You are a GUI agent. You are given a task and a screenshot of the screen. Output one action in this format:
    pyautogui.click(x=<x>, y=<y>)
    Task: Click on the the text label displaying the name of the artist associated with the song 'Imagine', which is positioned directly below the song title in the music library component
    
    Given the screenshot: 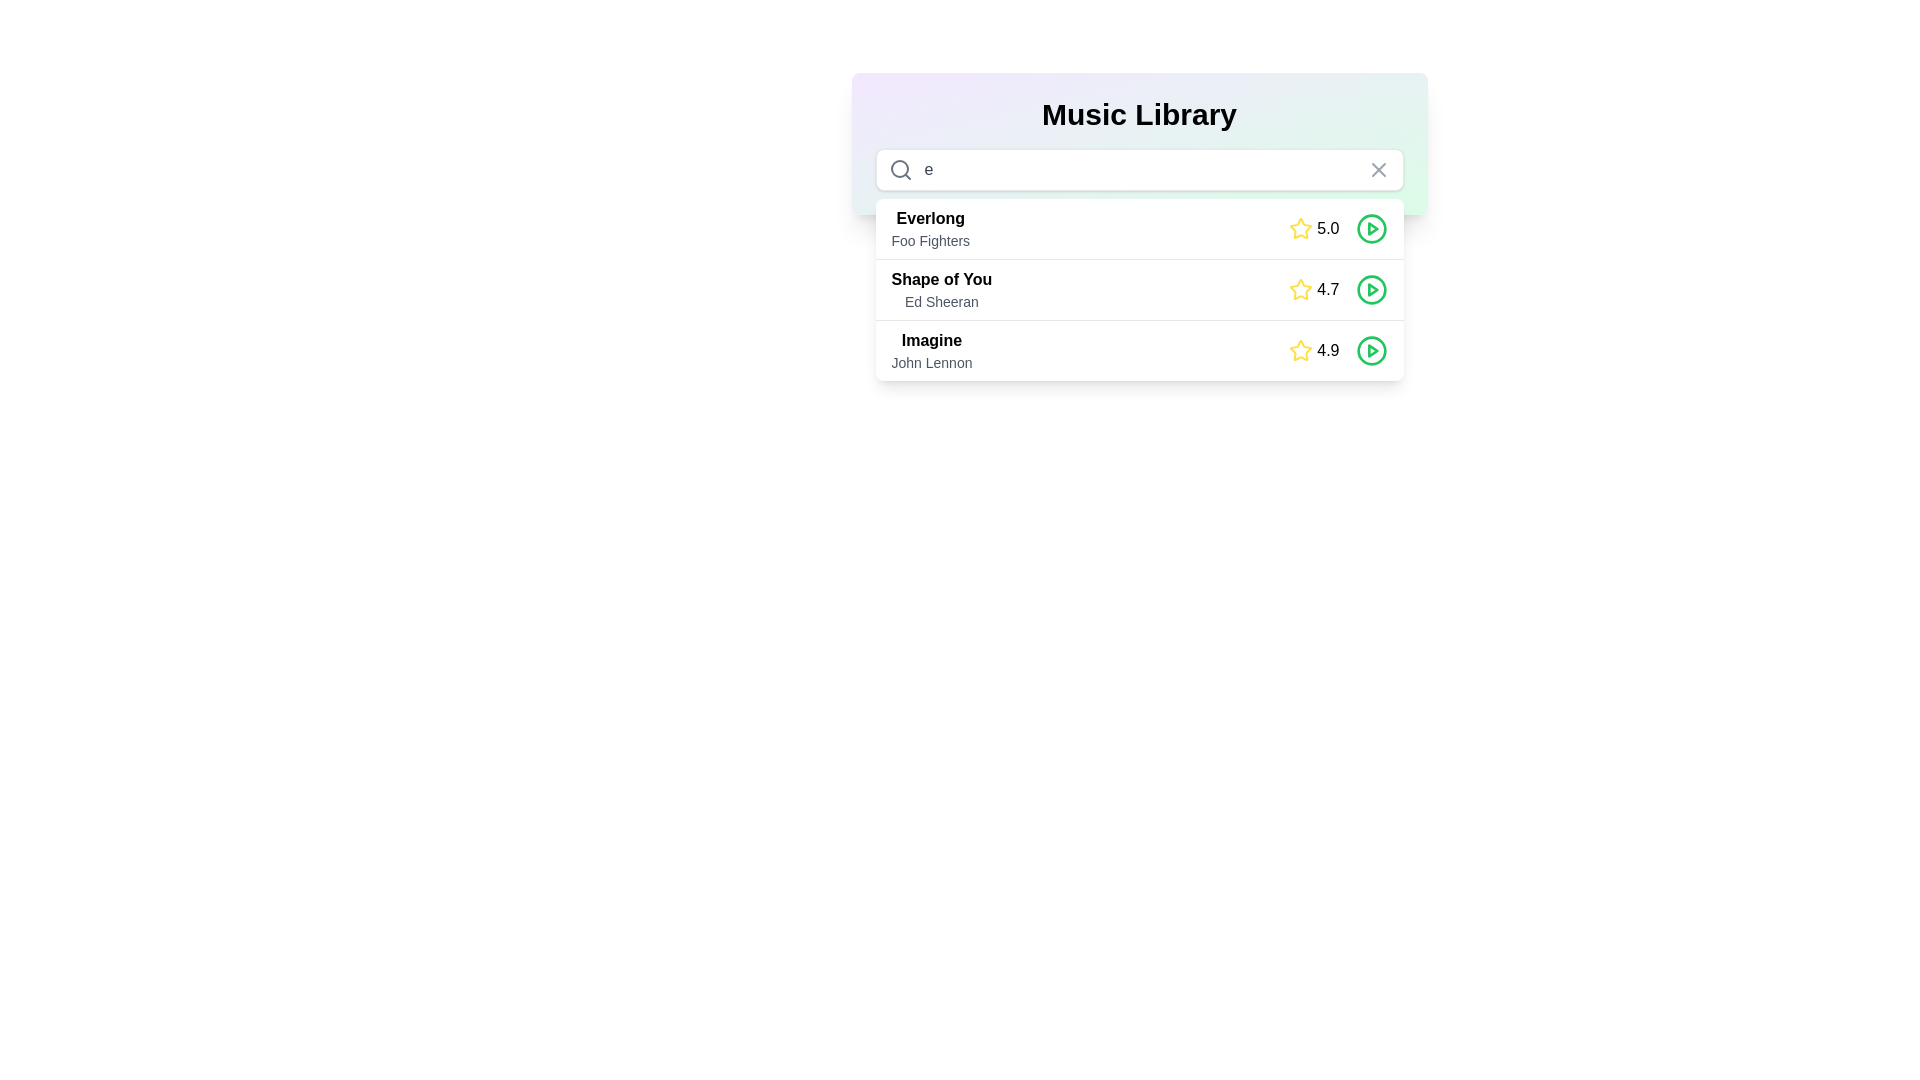 What is the action you would take?
    pyautogui.click(x=930, y=362)
    